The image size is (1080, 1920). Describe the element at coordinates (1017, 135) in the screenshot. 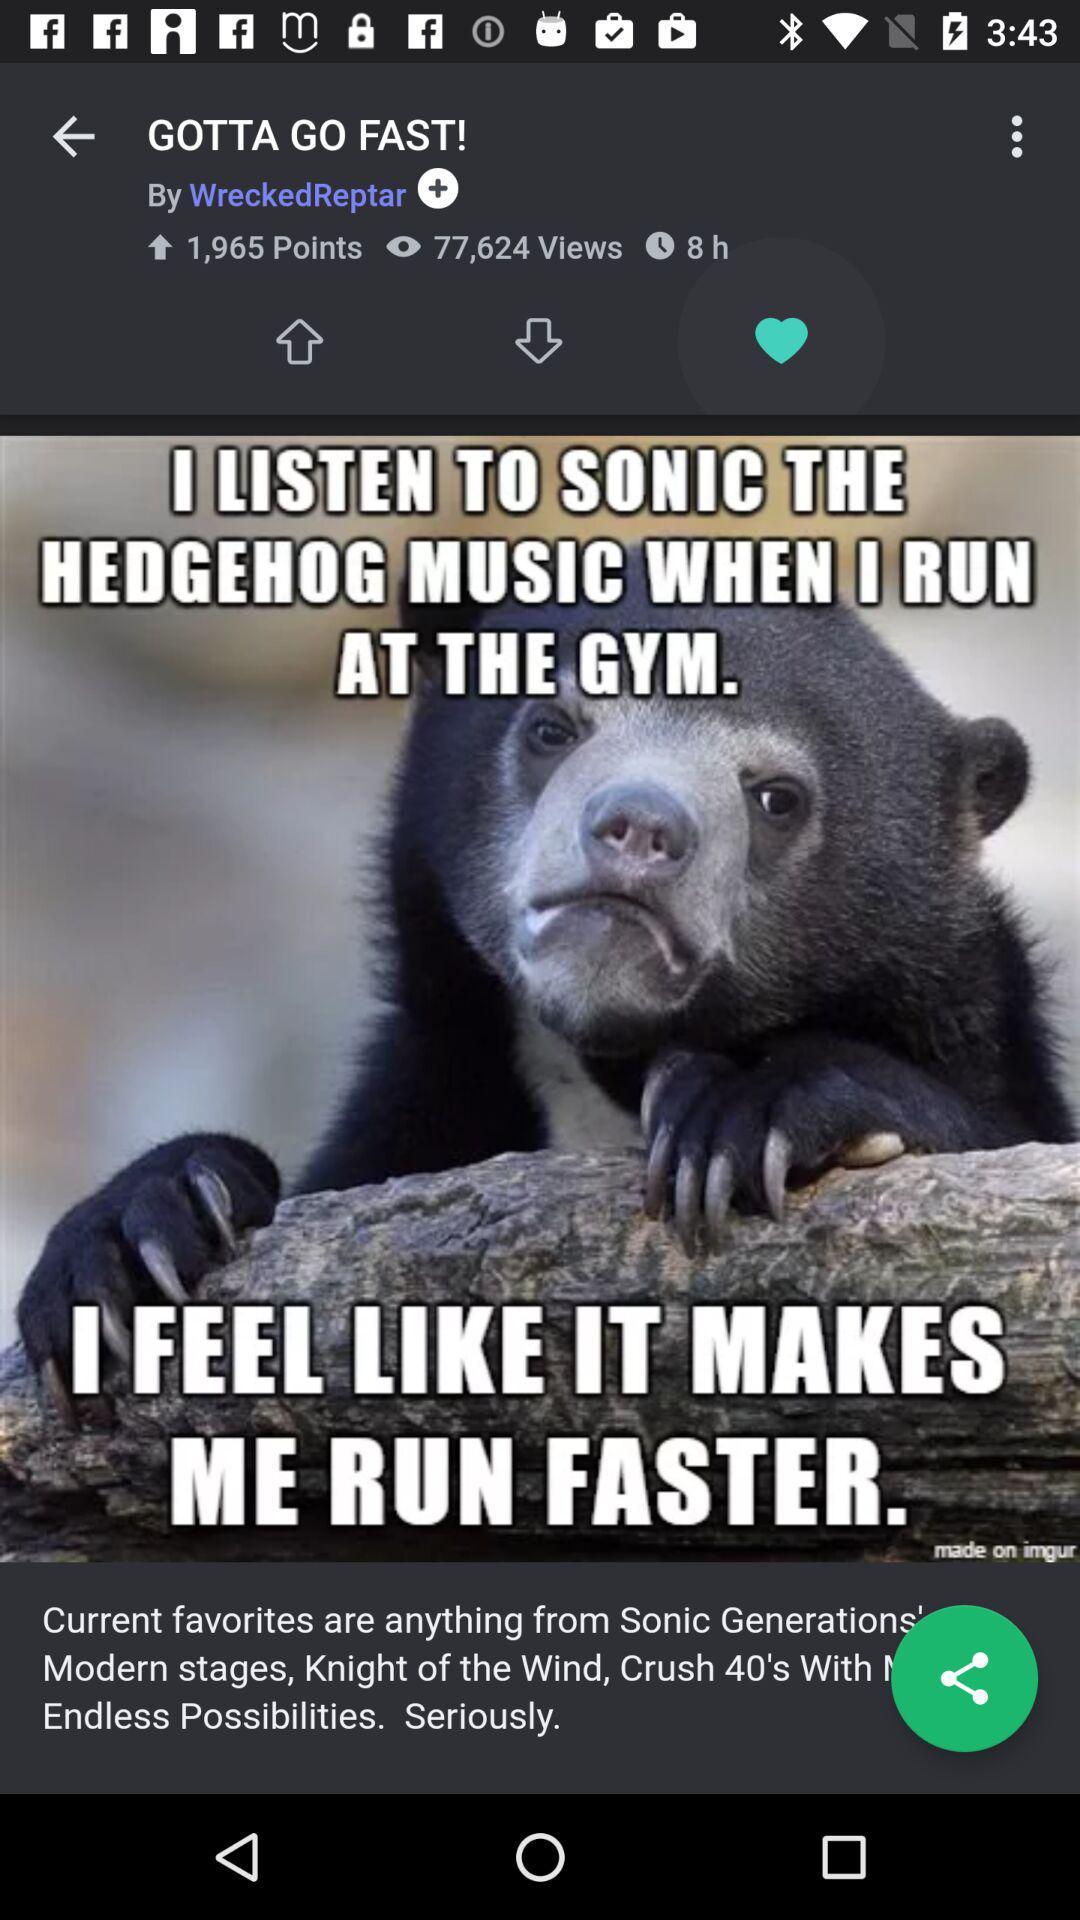

I see `show menu` at that location.